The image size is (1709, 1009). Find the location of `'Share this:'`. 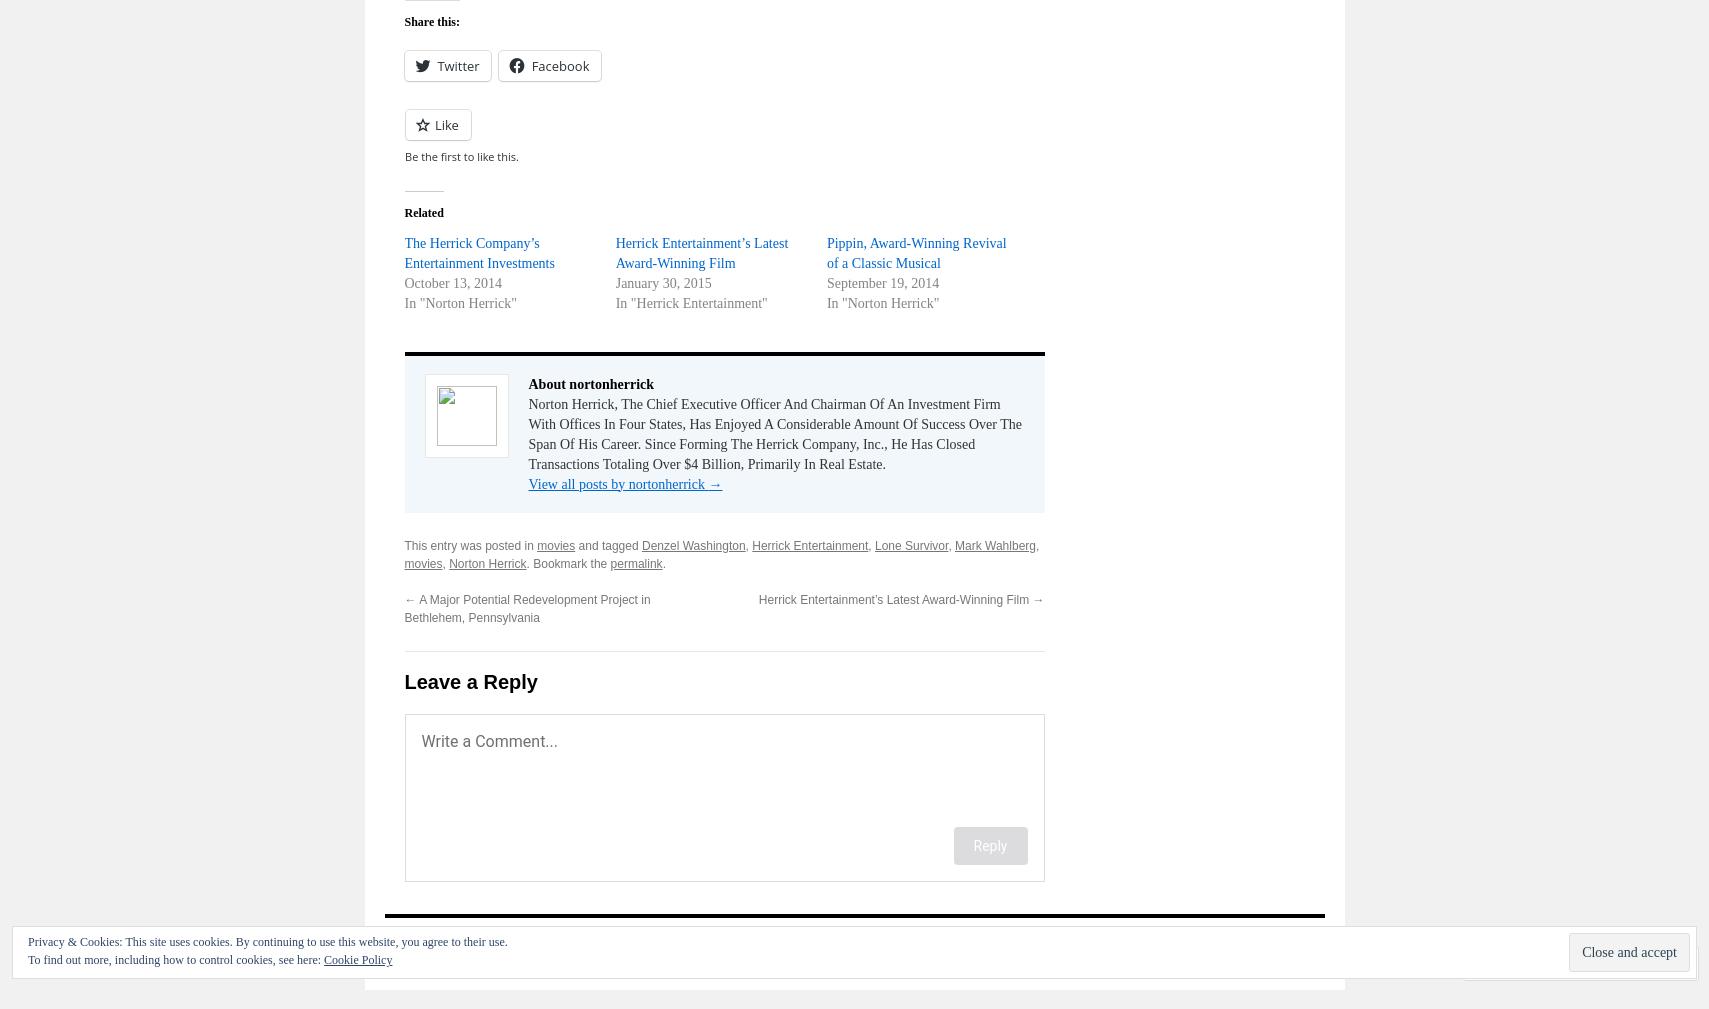

'Share this:' is located at coordinates (430, 19).